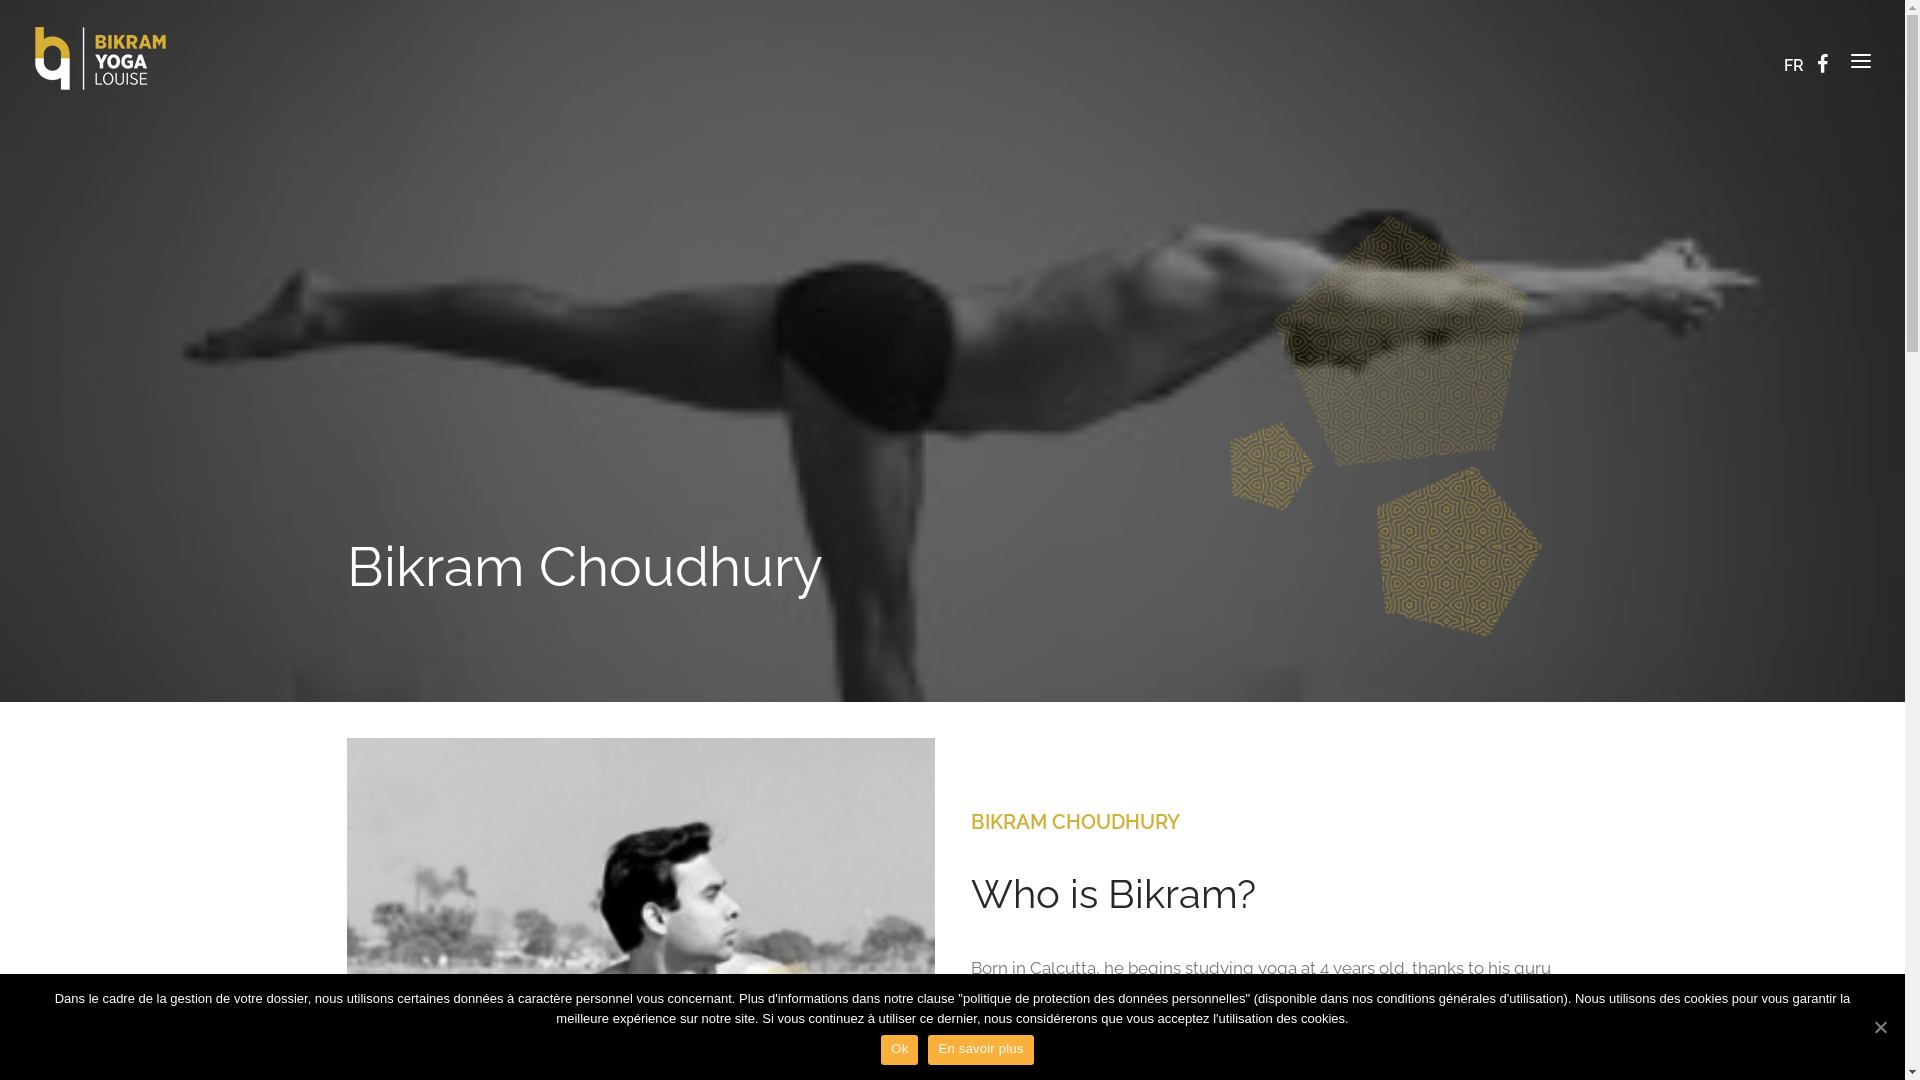 The image size is (1920, 1080). What do you see at coordinates (898, 1048) in the screenshot?
I see `'Ok'` at bounding box center [898, 1048].